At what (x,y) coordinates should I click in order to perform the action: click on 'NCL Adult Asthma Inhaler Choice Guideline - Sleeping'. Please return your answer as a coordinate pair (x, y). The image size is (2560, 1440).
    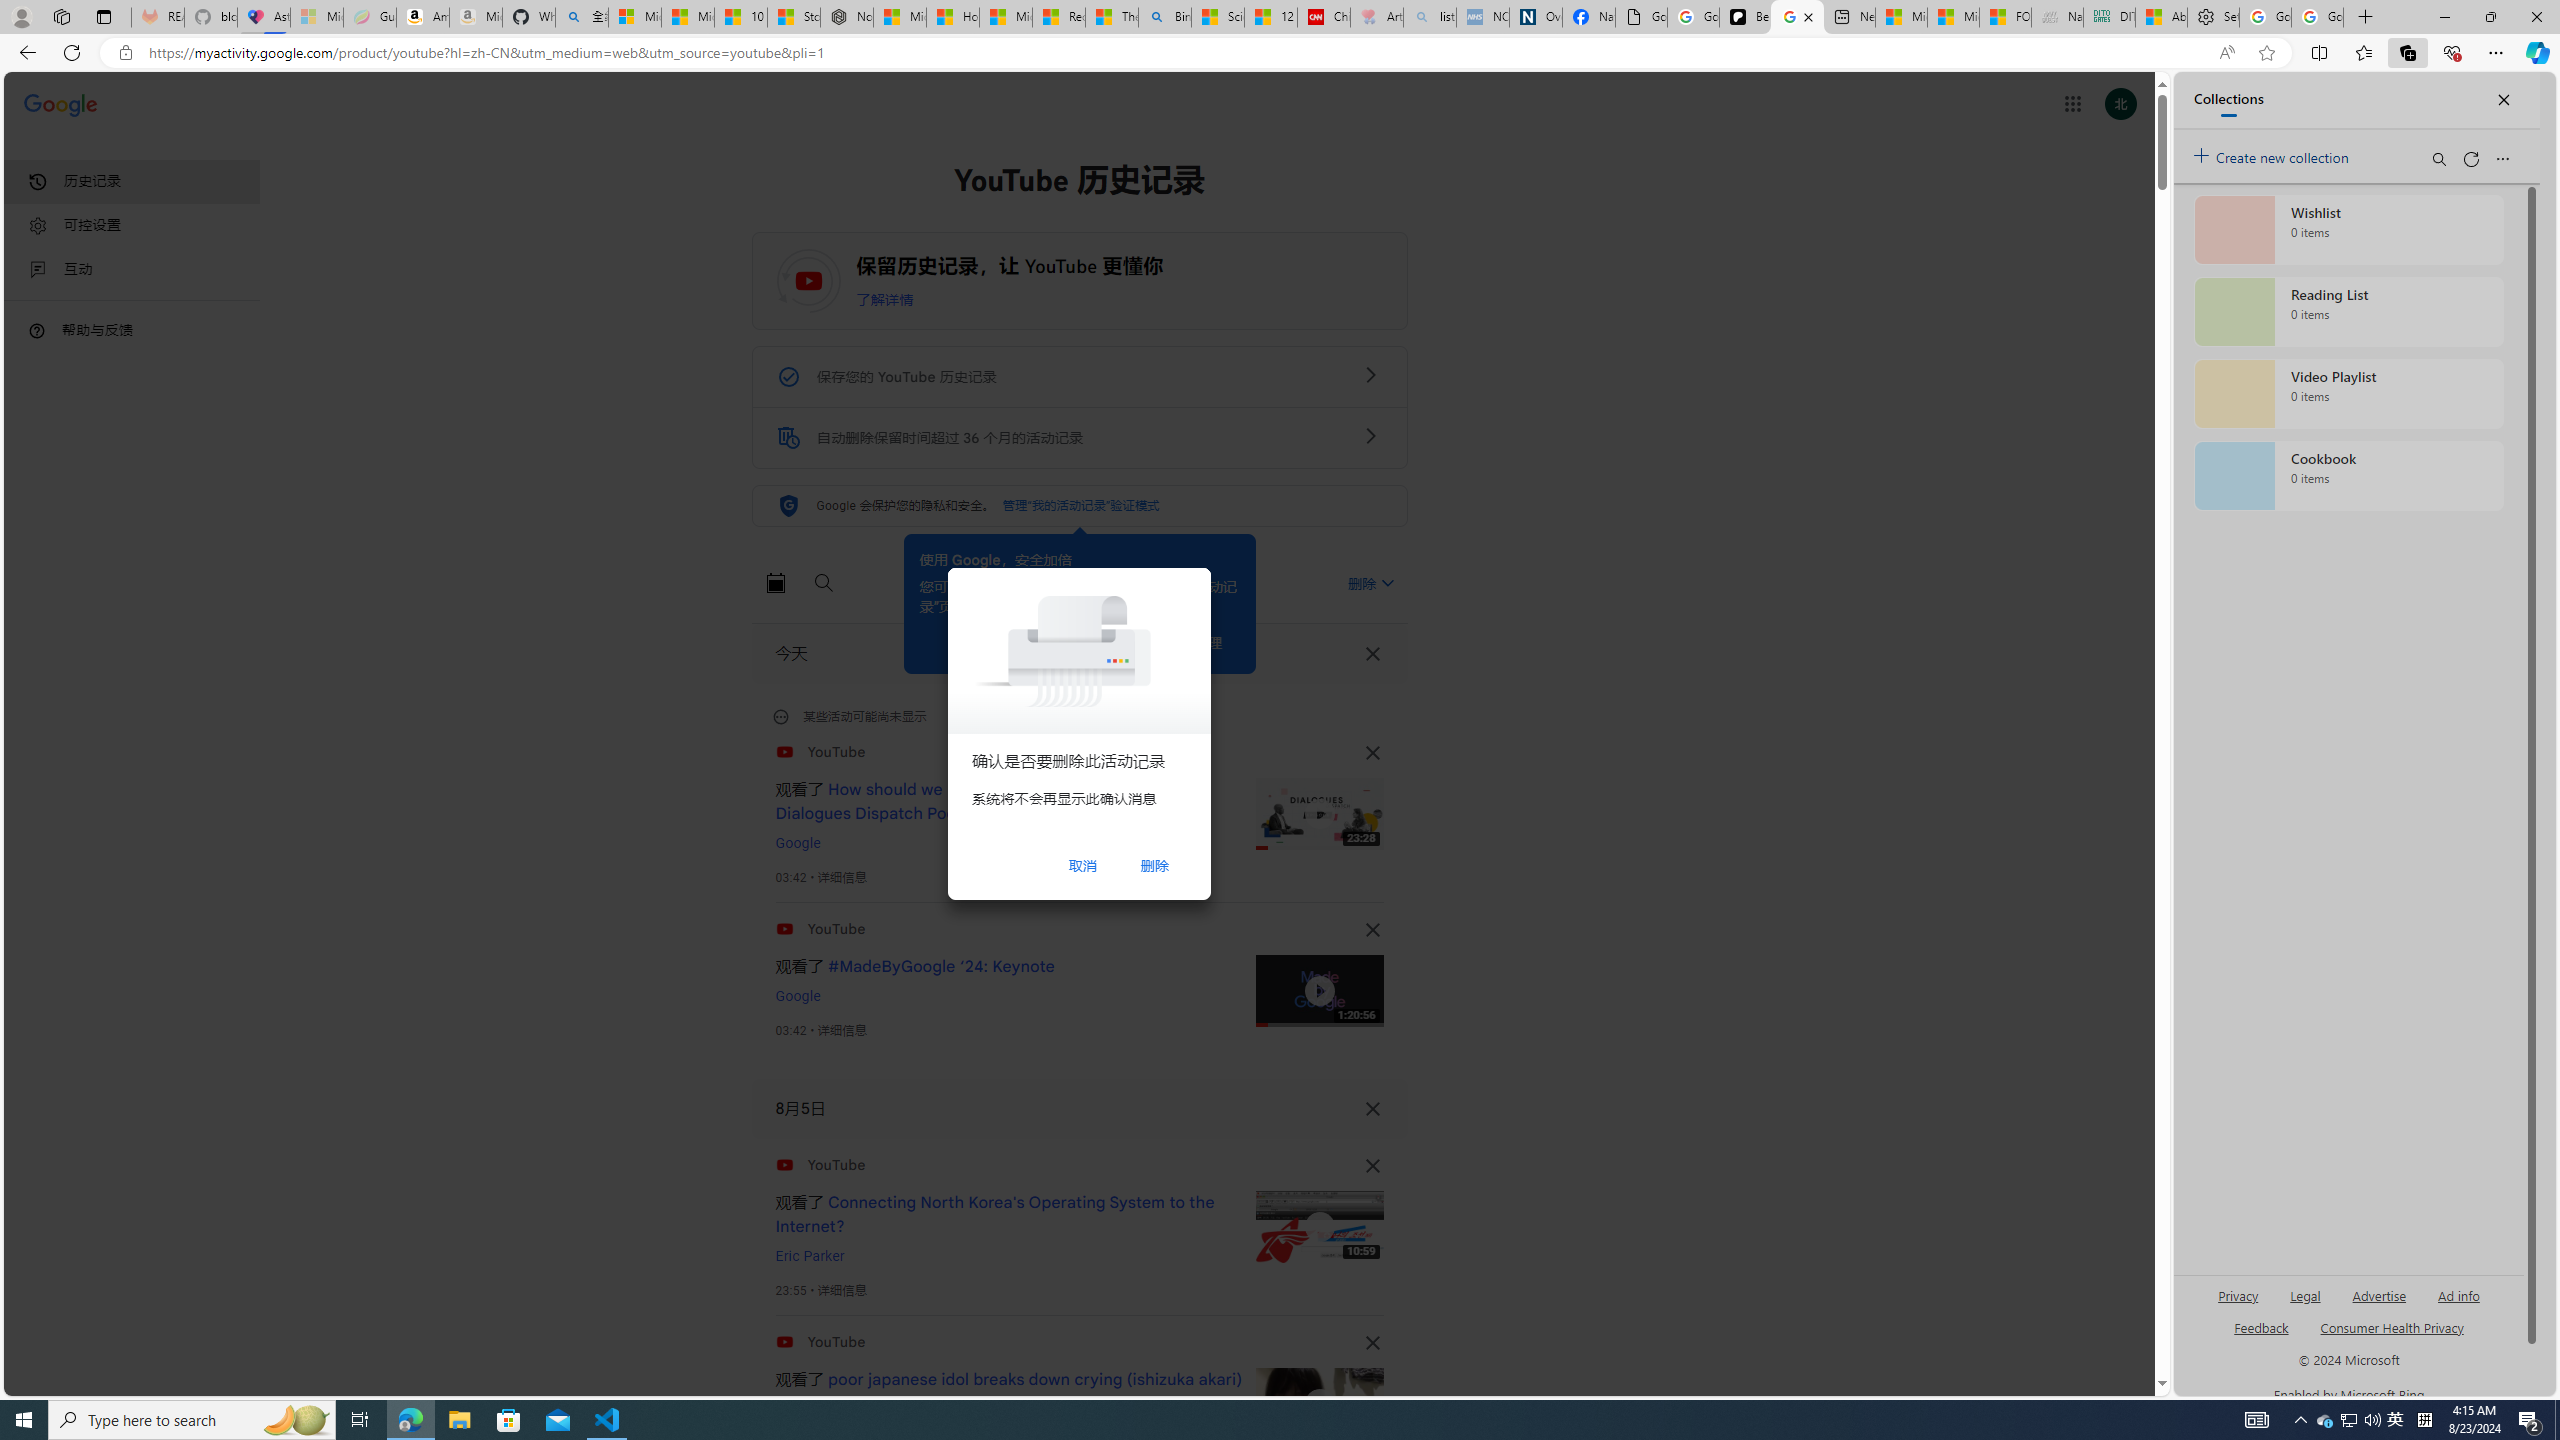
    Looking at the image, I should click on (1483, 16).